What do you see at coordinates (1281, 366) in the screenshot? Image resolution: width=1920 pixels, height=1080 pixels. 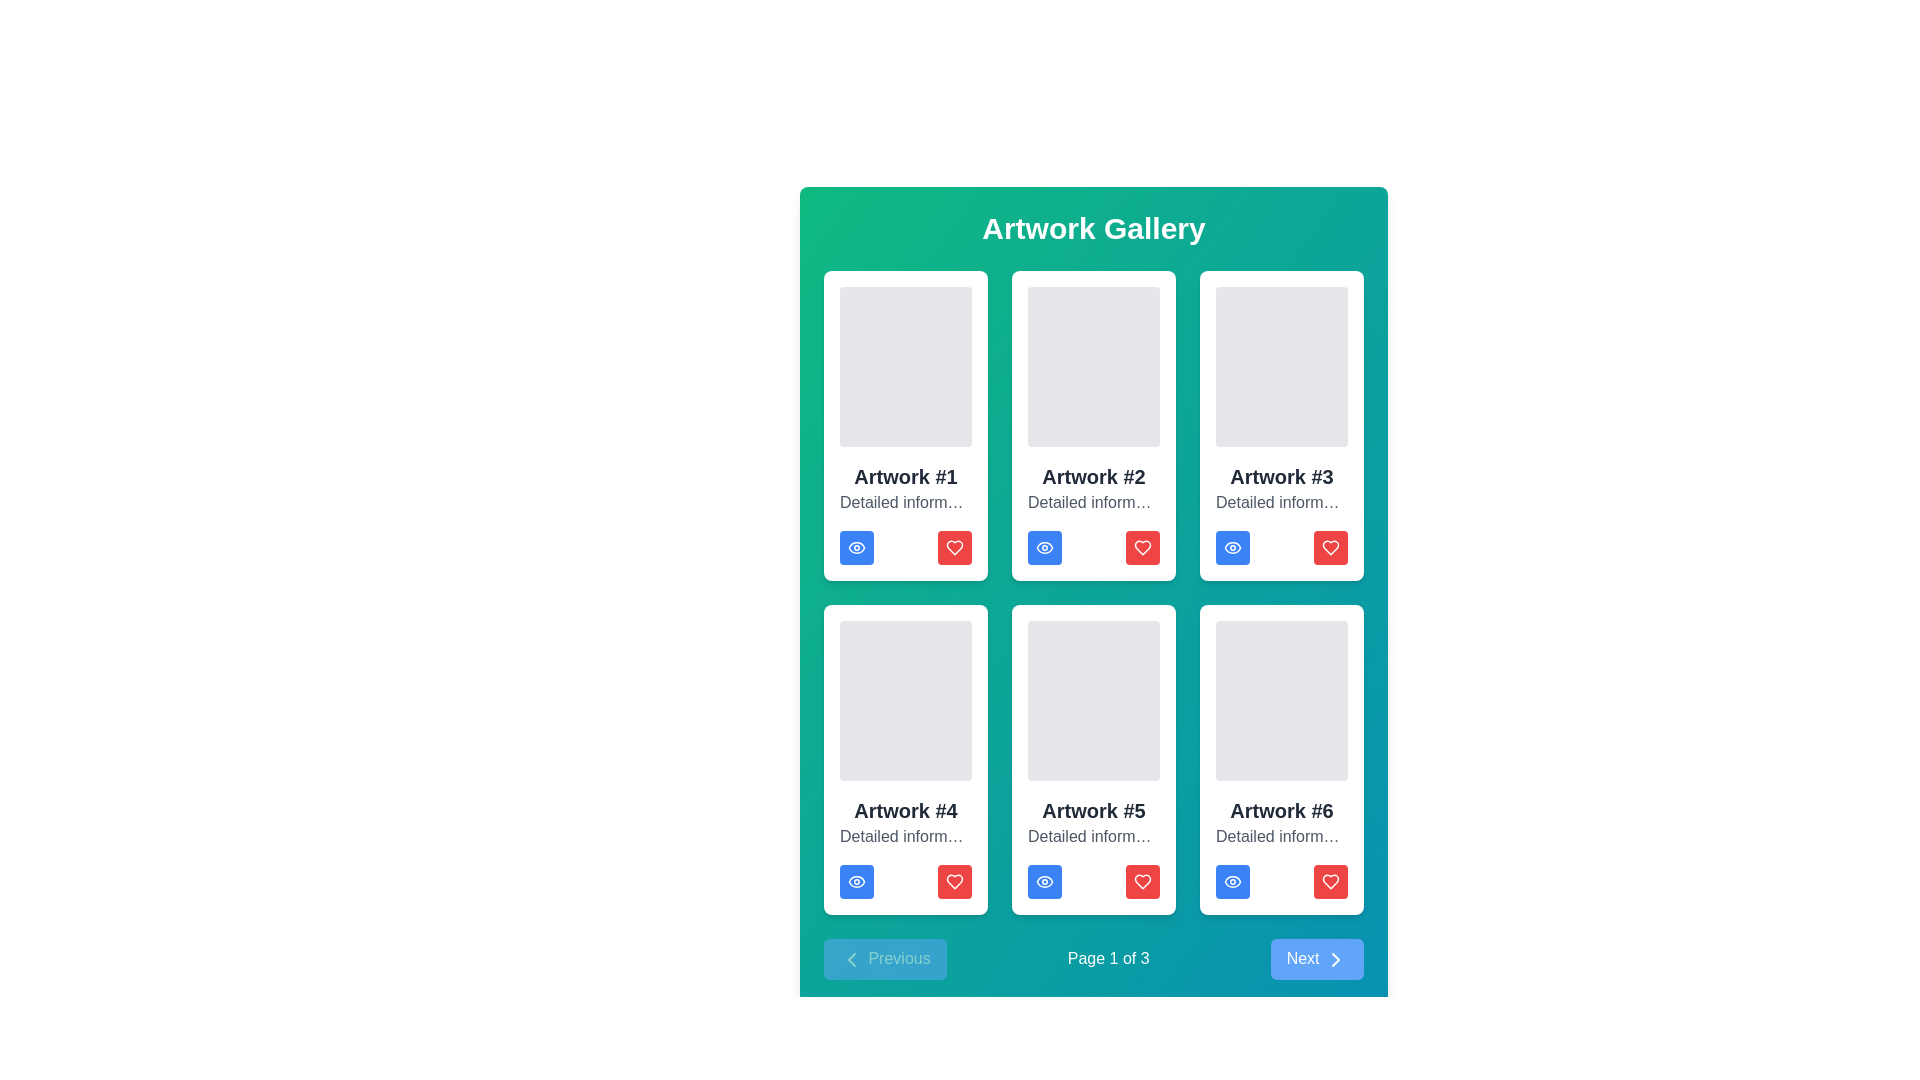 I see `the Image placeholder located at the top of the card labeled 'Artwork #3', which has a light gray background and rounded corners` at bounding box center [1281, 366].